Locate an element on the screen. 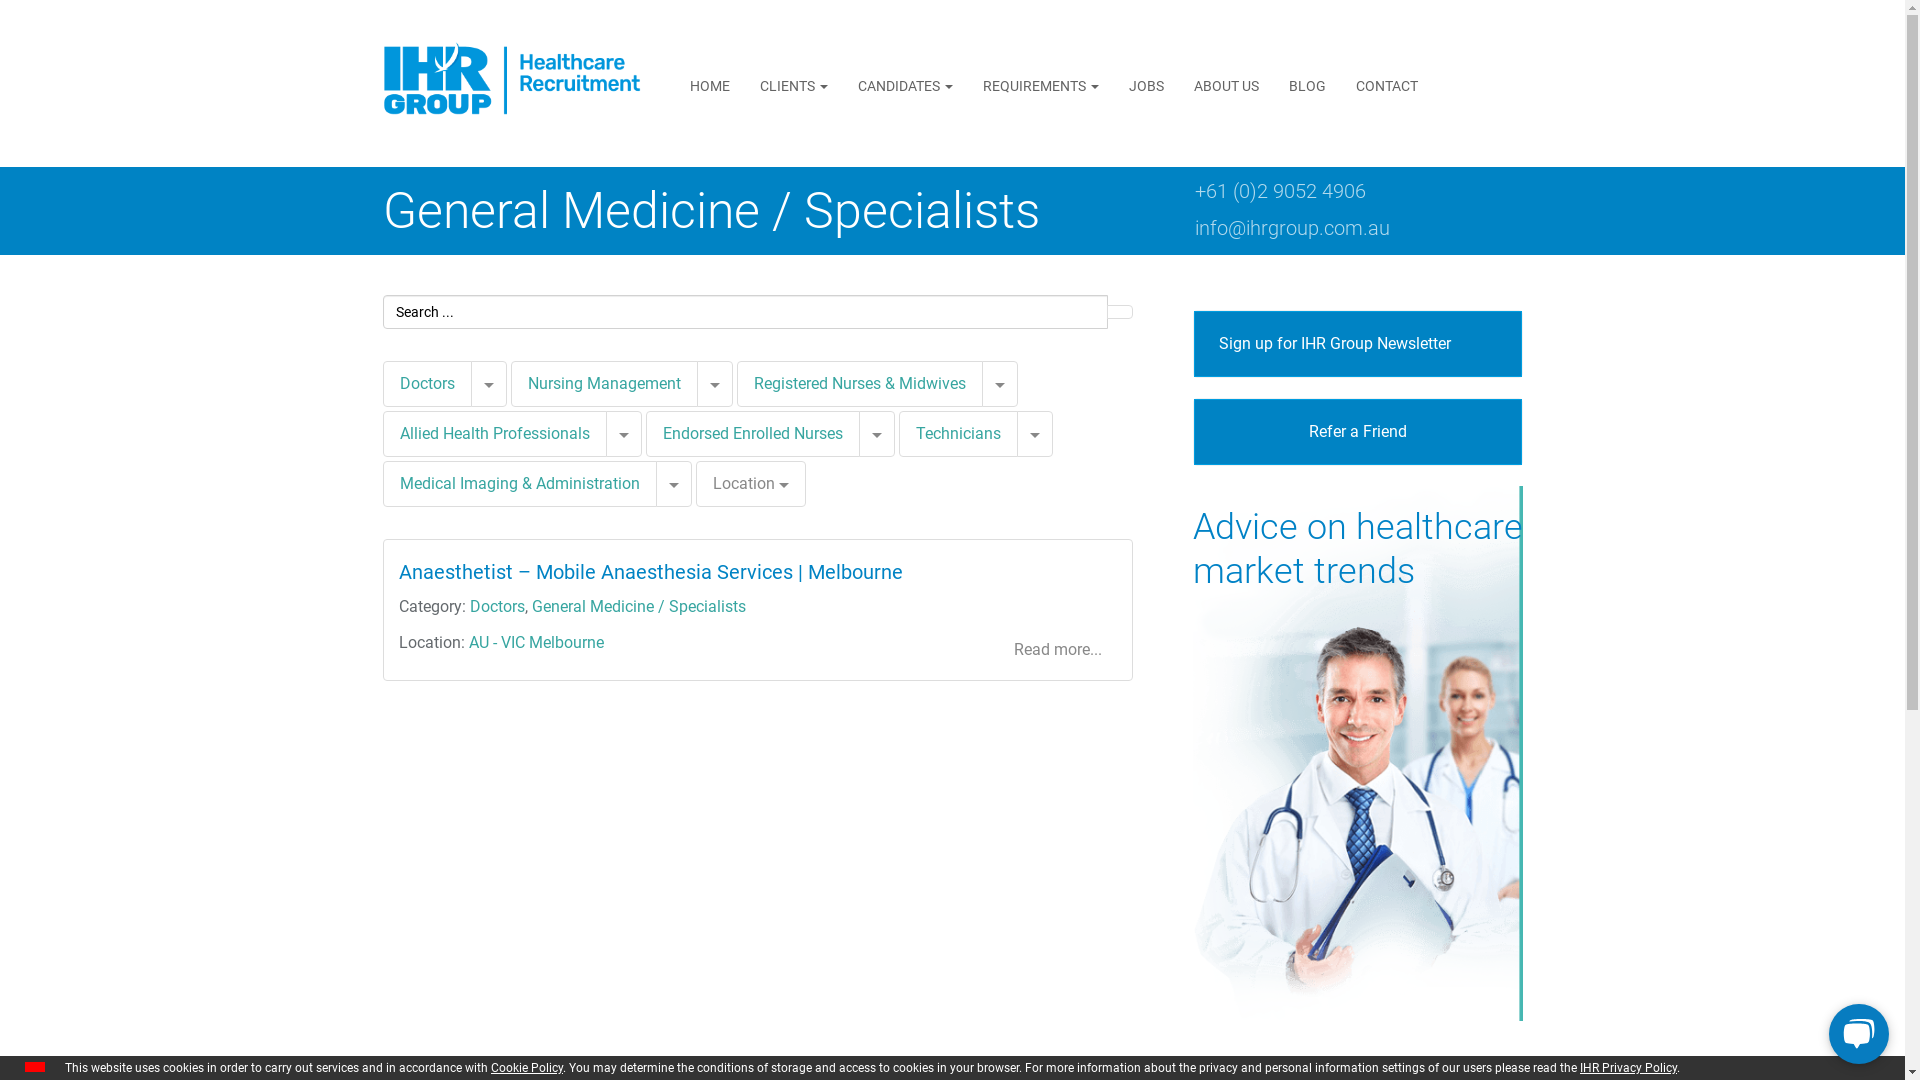  'Toggle Dropdown' is located at coordinates (1033, 433).